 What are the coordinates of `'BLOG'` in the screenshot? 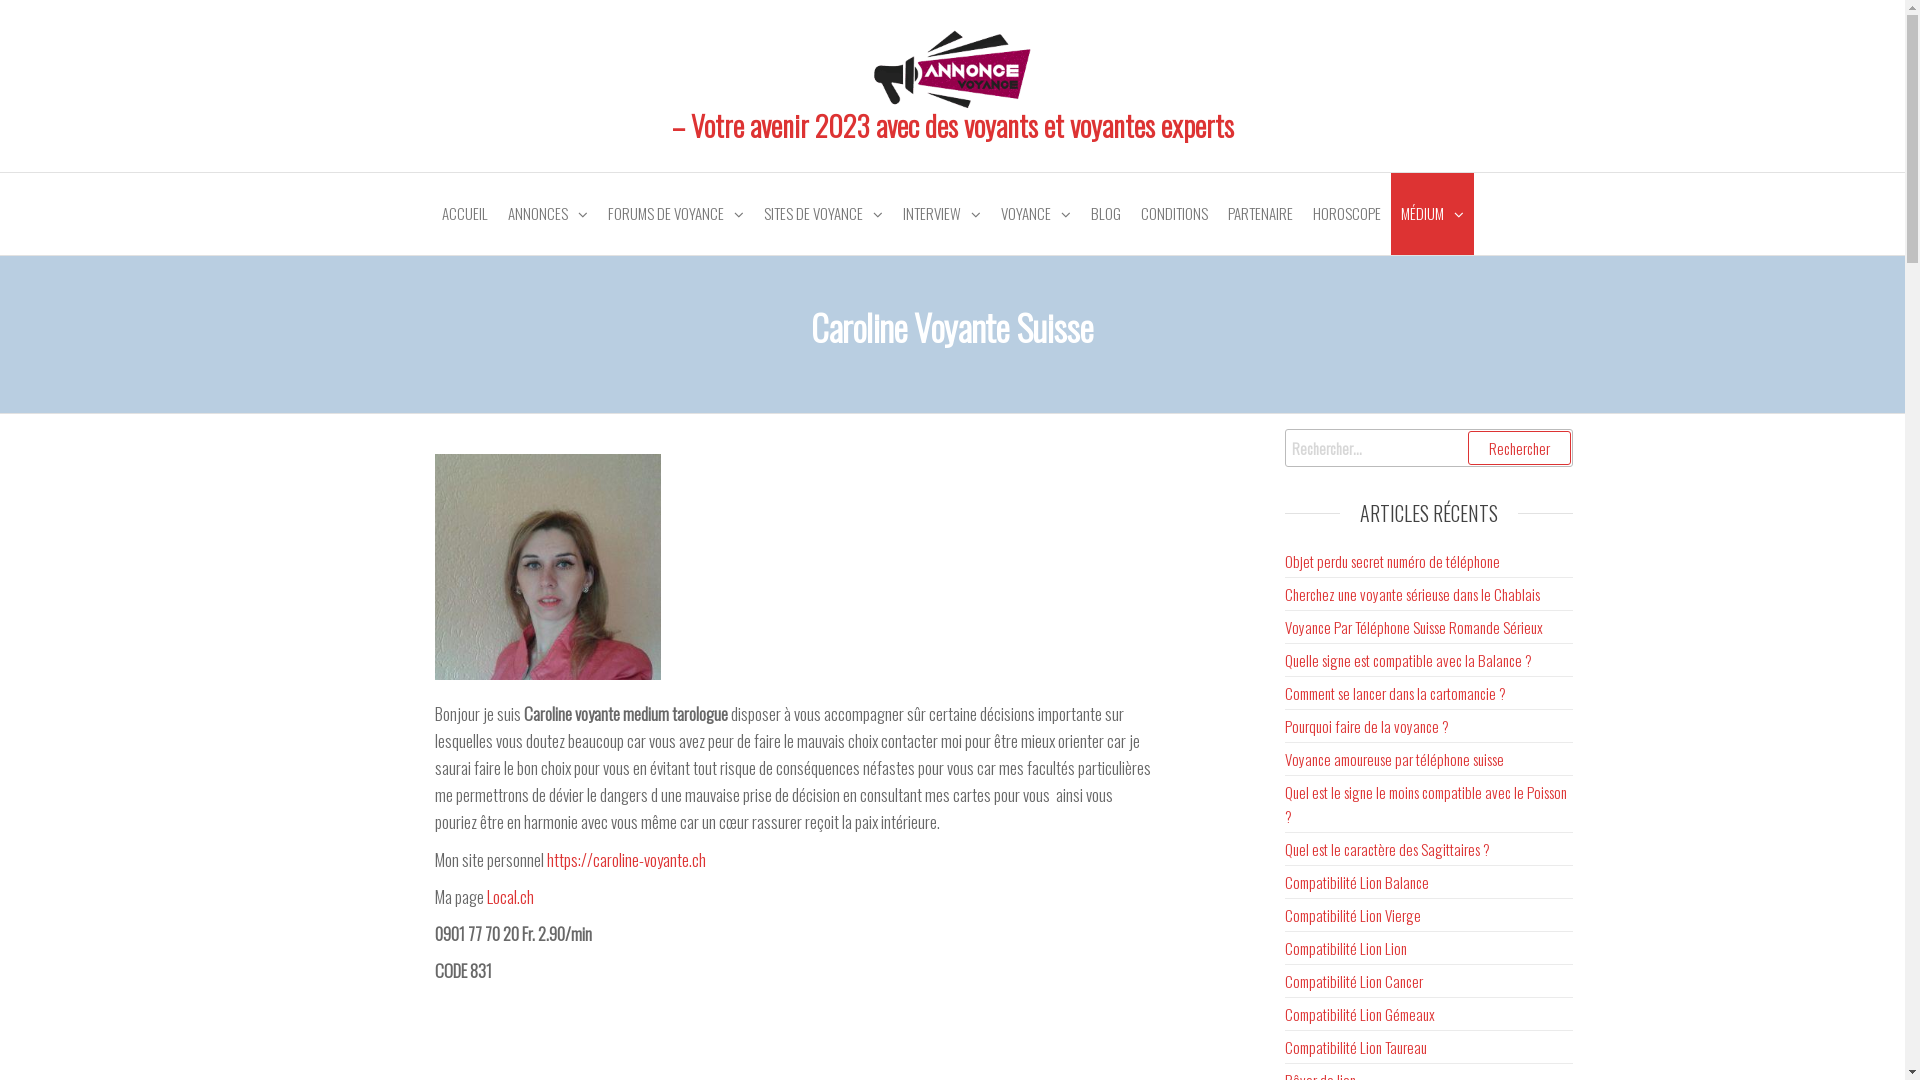 It's located at (1103, 212).